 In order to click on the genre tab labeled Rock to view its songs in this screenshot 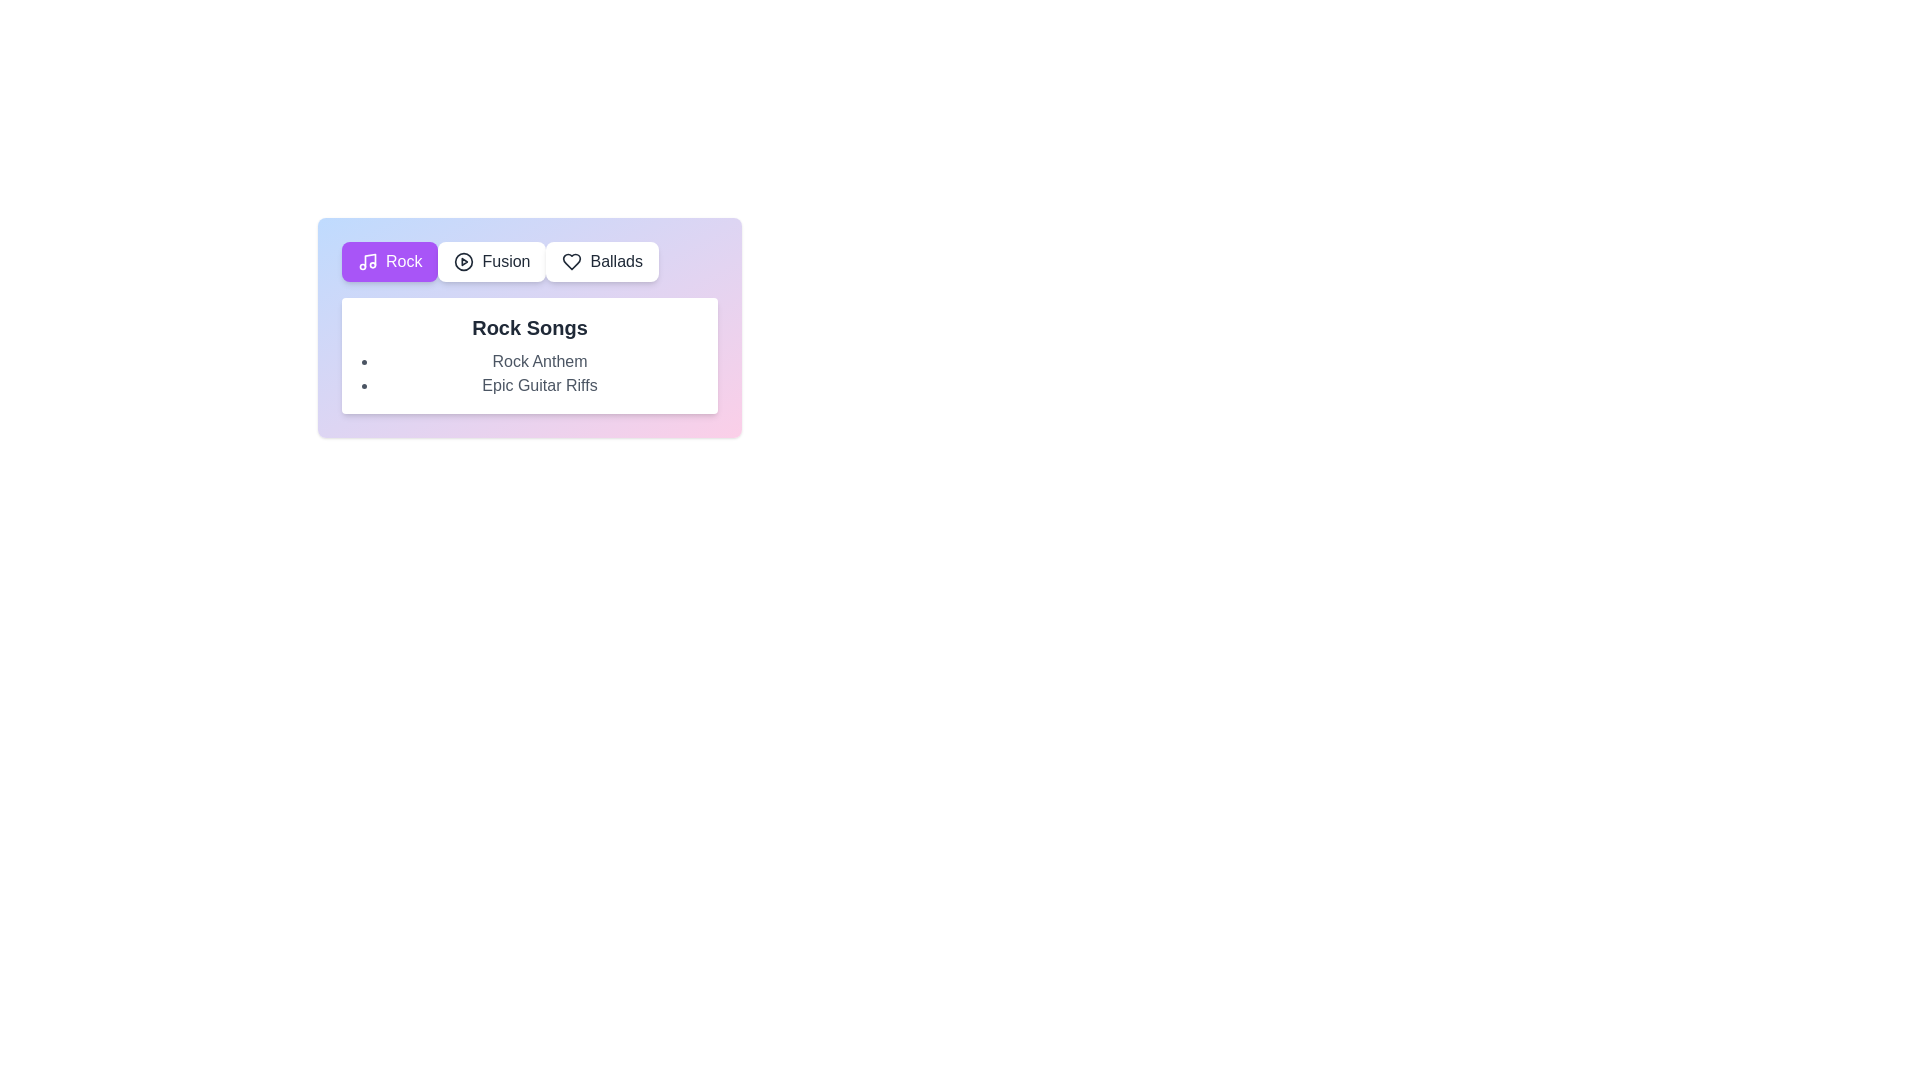, I will do `click(389, 261)`.